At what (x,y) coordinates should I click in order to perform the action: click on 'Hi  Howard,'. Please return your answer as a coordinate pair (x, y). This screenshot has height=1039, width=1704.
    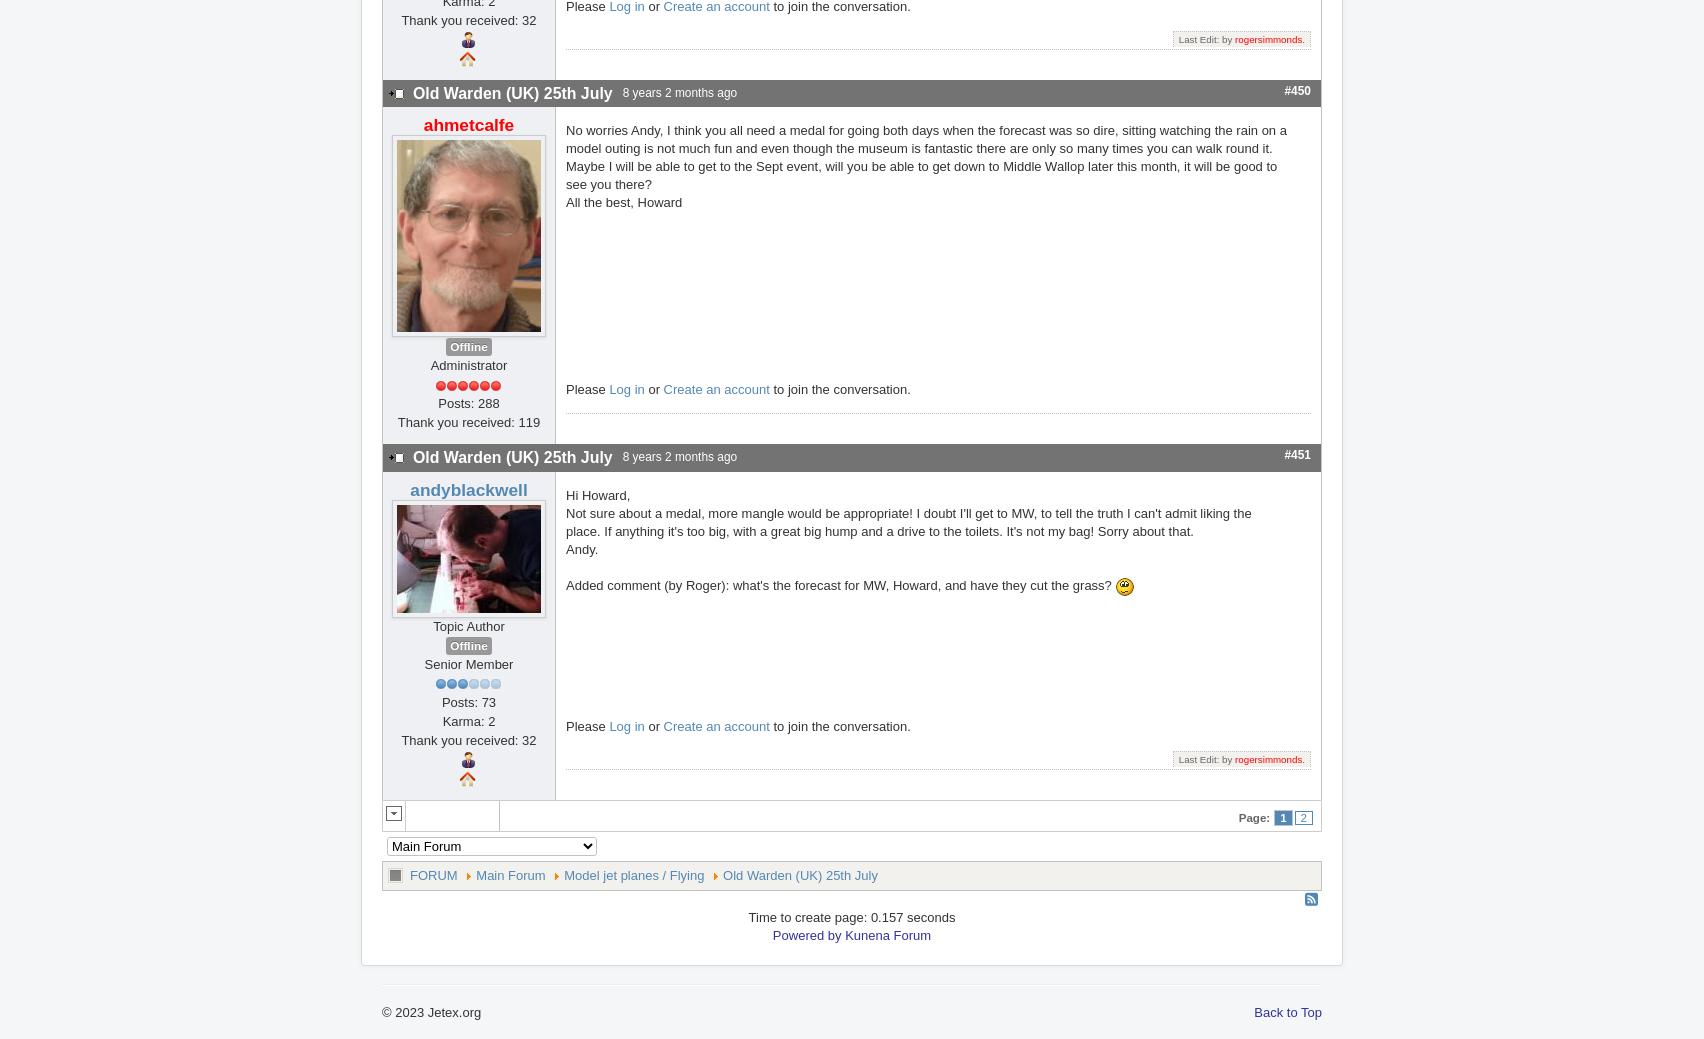
    Looking at the image, I should click on (597, 493).